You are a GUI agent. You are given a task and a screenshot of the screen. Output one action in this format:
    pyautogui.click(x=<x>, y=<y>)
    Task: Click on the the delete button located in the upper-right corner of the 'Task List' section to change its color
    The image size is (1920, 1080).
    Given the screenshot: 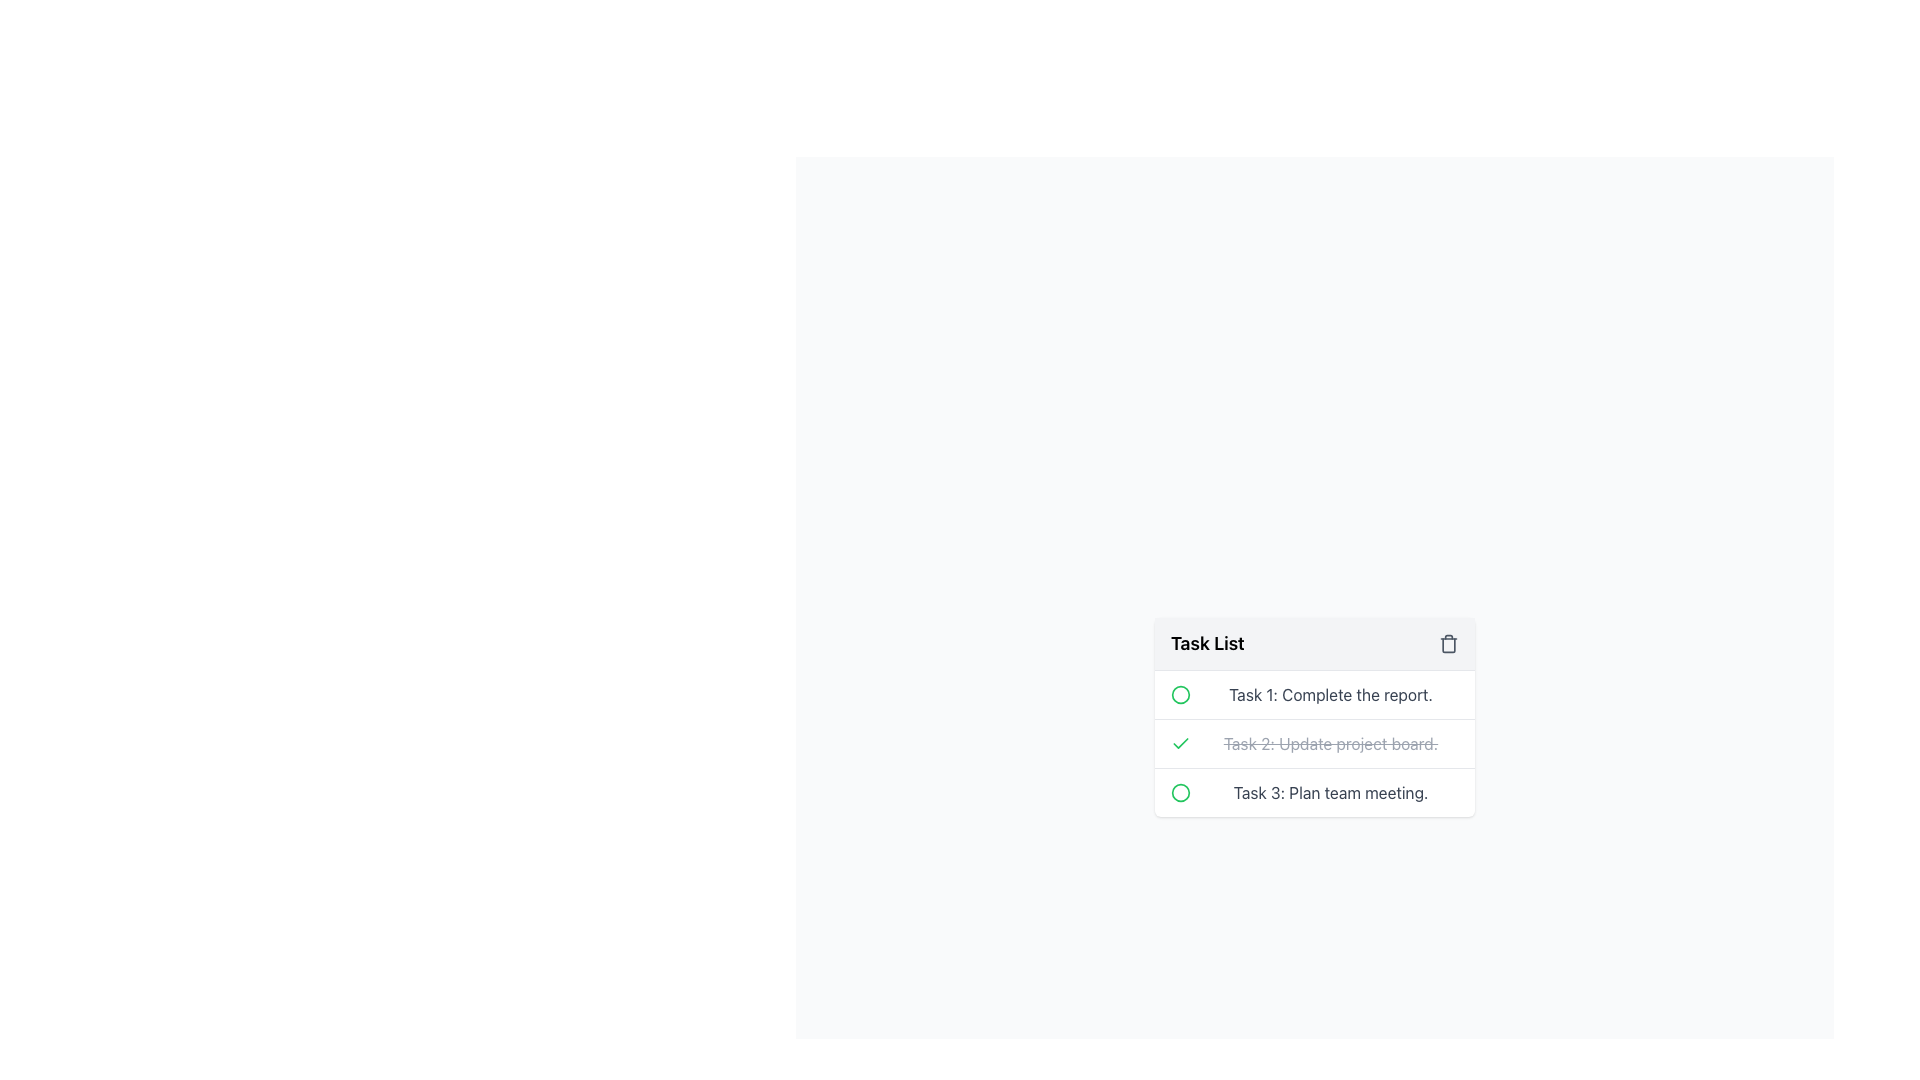 What is the action you would take?
    pyautogui.click(x=1449, y=643)
    